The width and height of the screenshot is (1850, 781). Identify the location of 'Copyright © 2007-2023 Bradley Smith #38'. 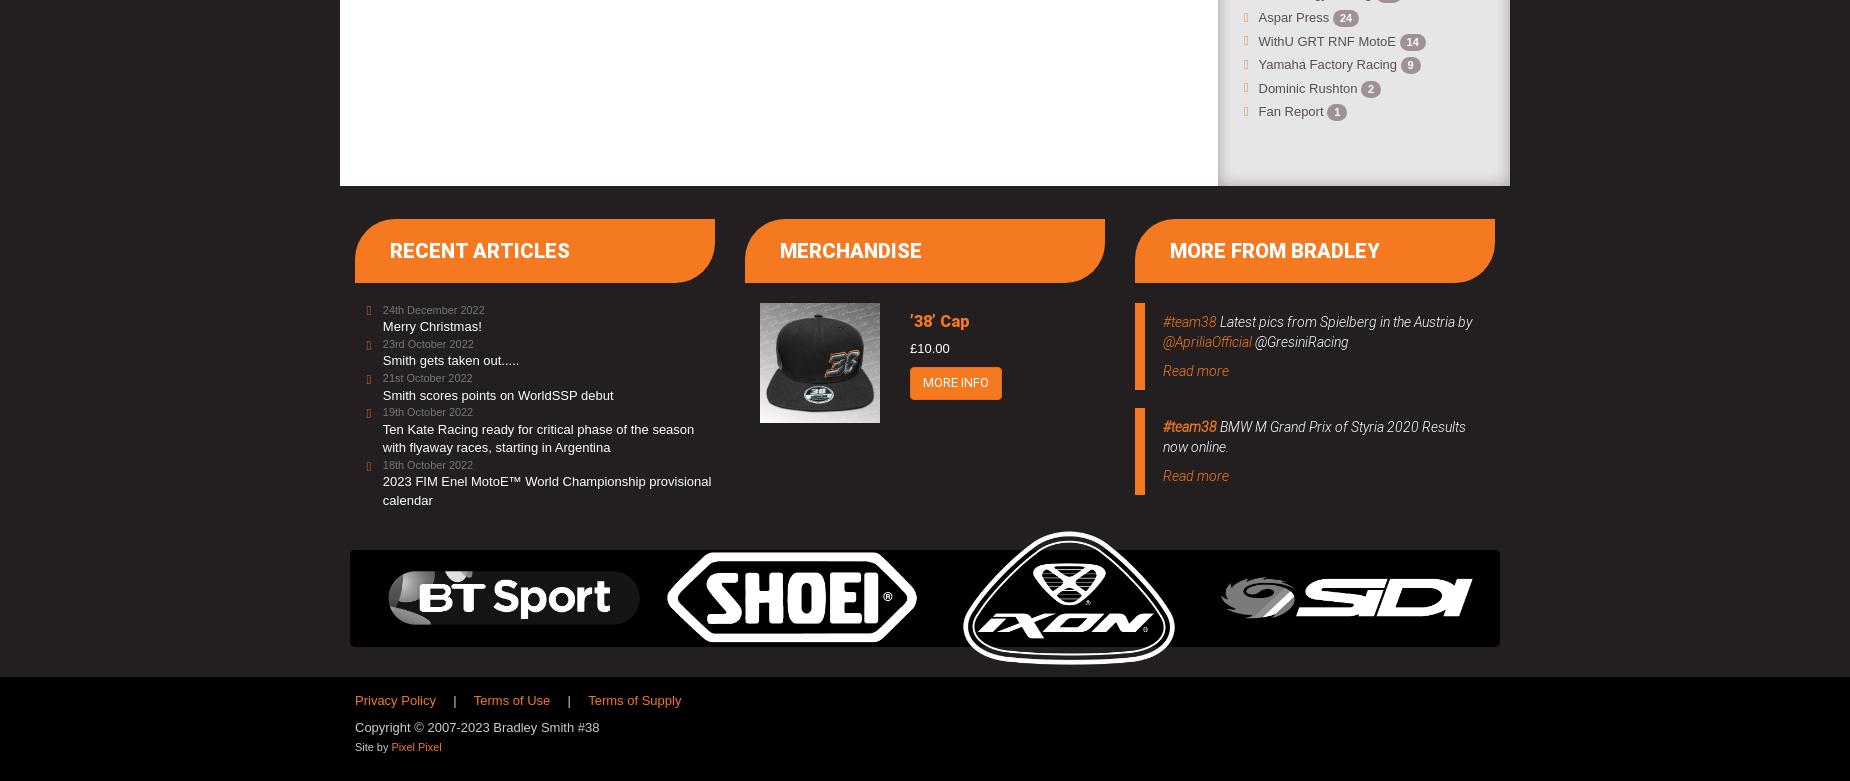
(476, 726).